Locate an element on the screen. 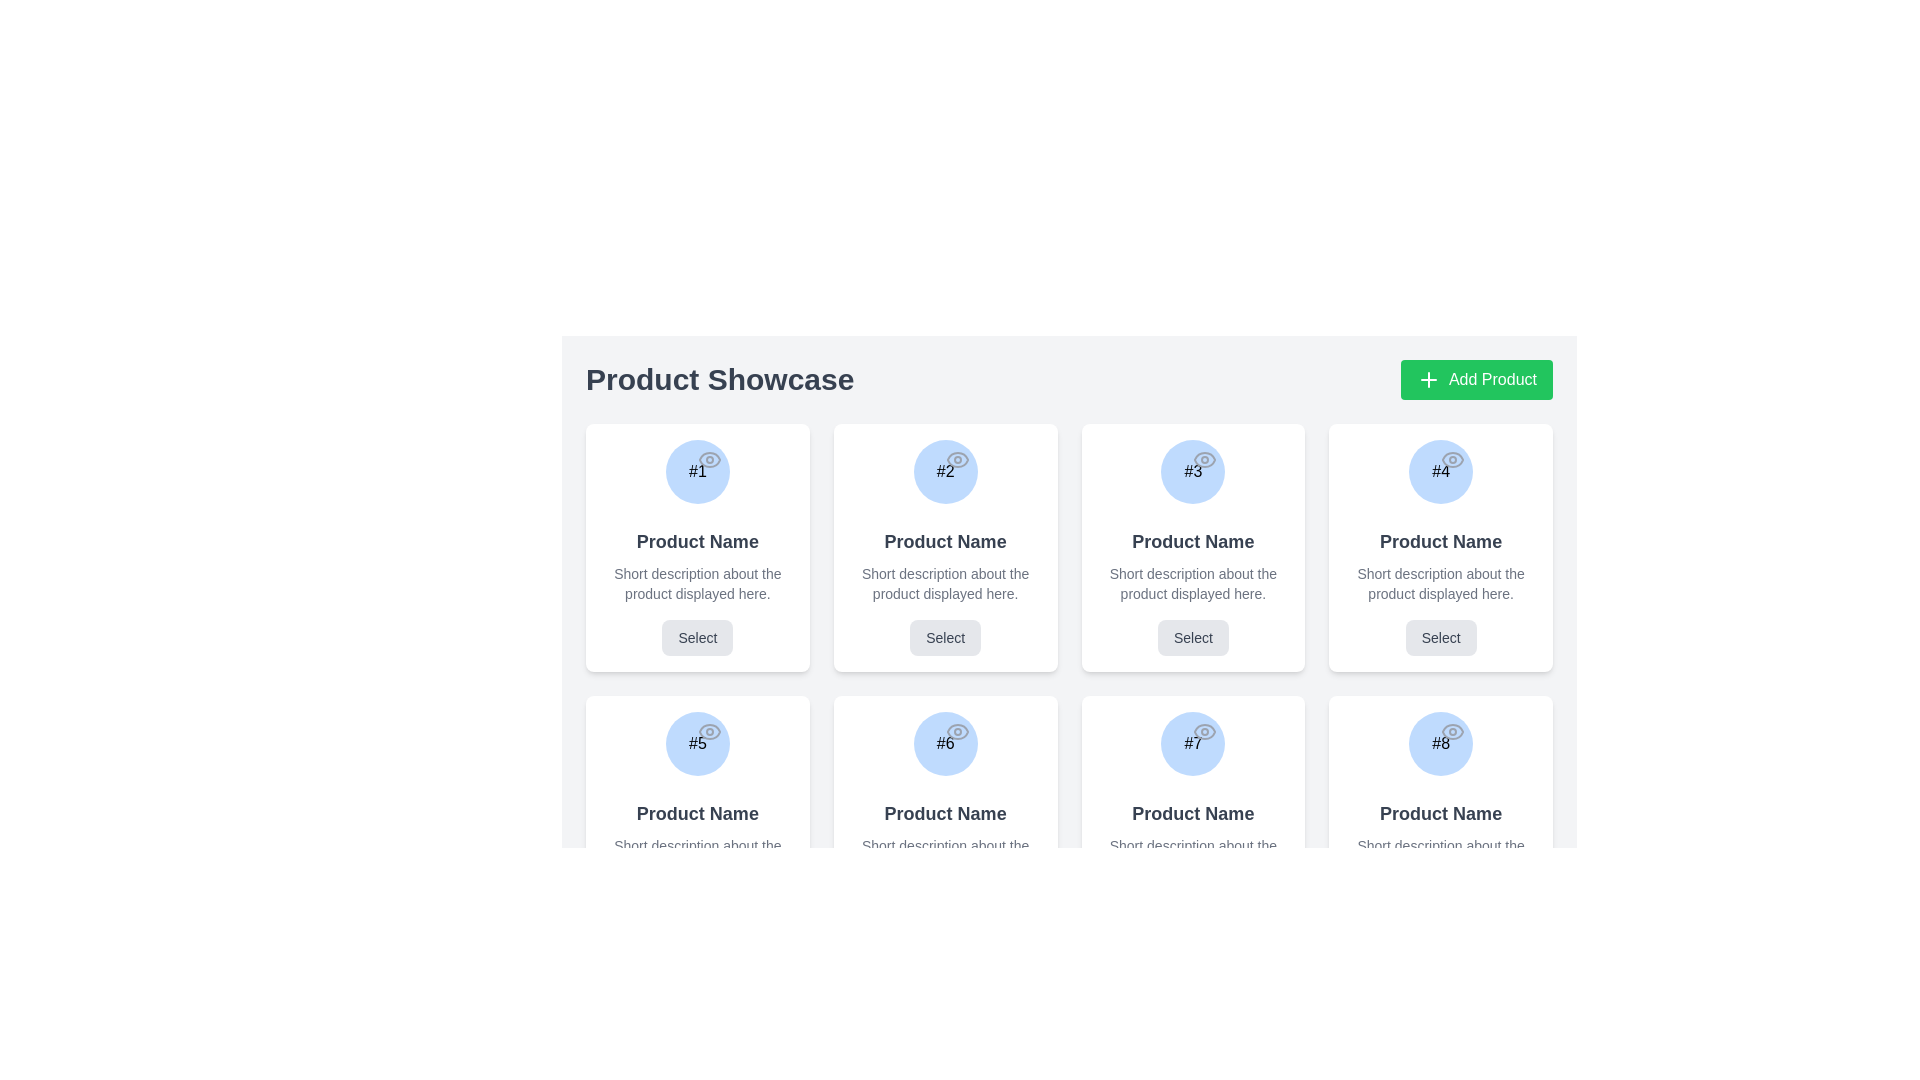 The image size is (1920, 1080). product description text located in the first product card beneath the title 'Product Name' and above the 'Select' button is located at coordinates (697, 583).